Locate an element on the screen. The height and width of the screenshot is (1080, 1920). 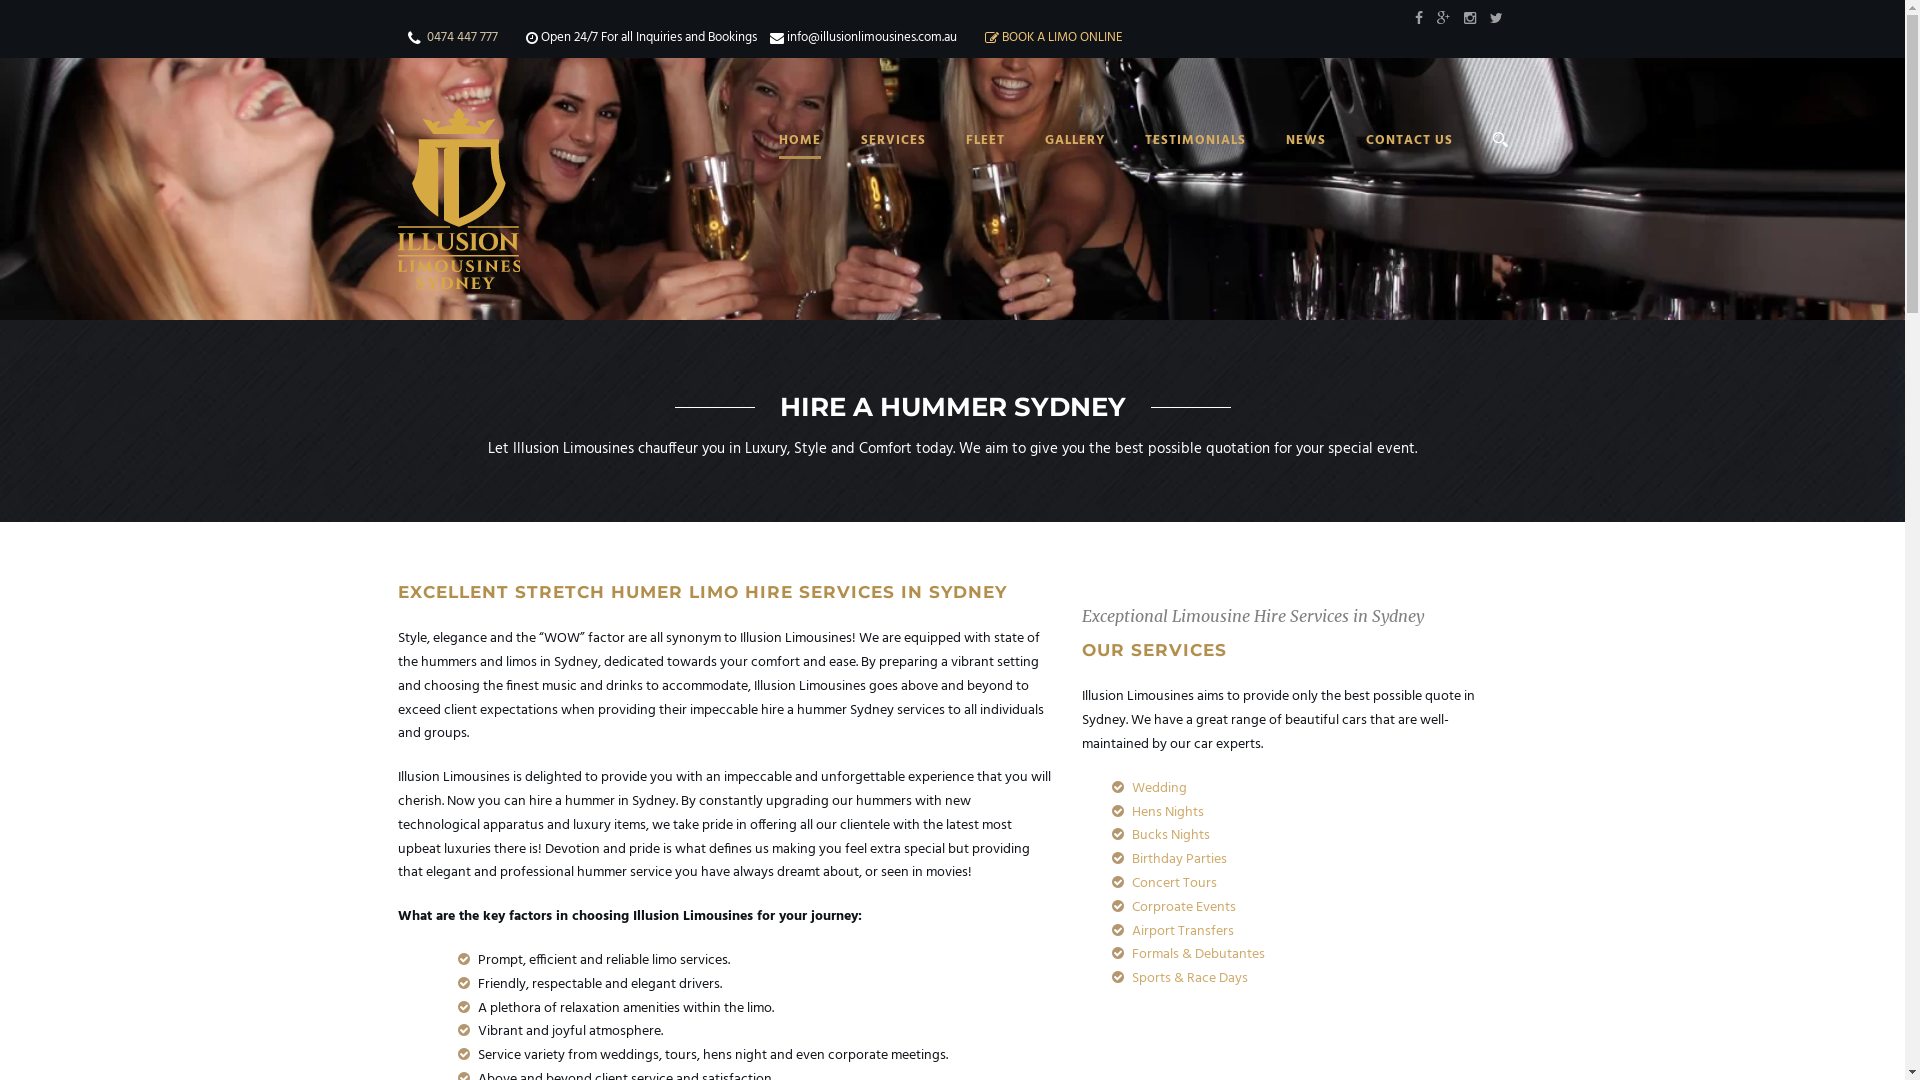
'Formals & Debutantes' is located at coordinates (1132, 953).